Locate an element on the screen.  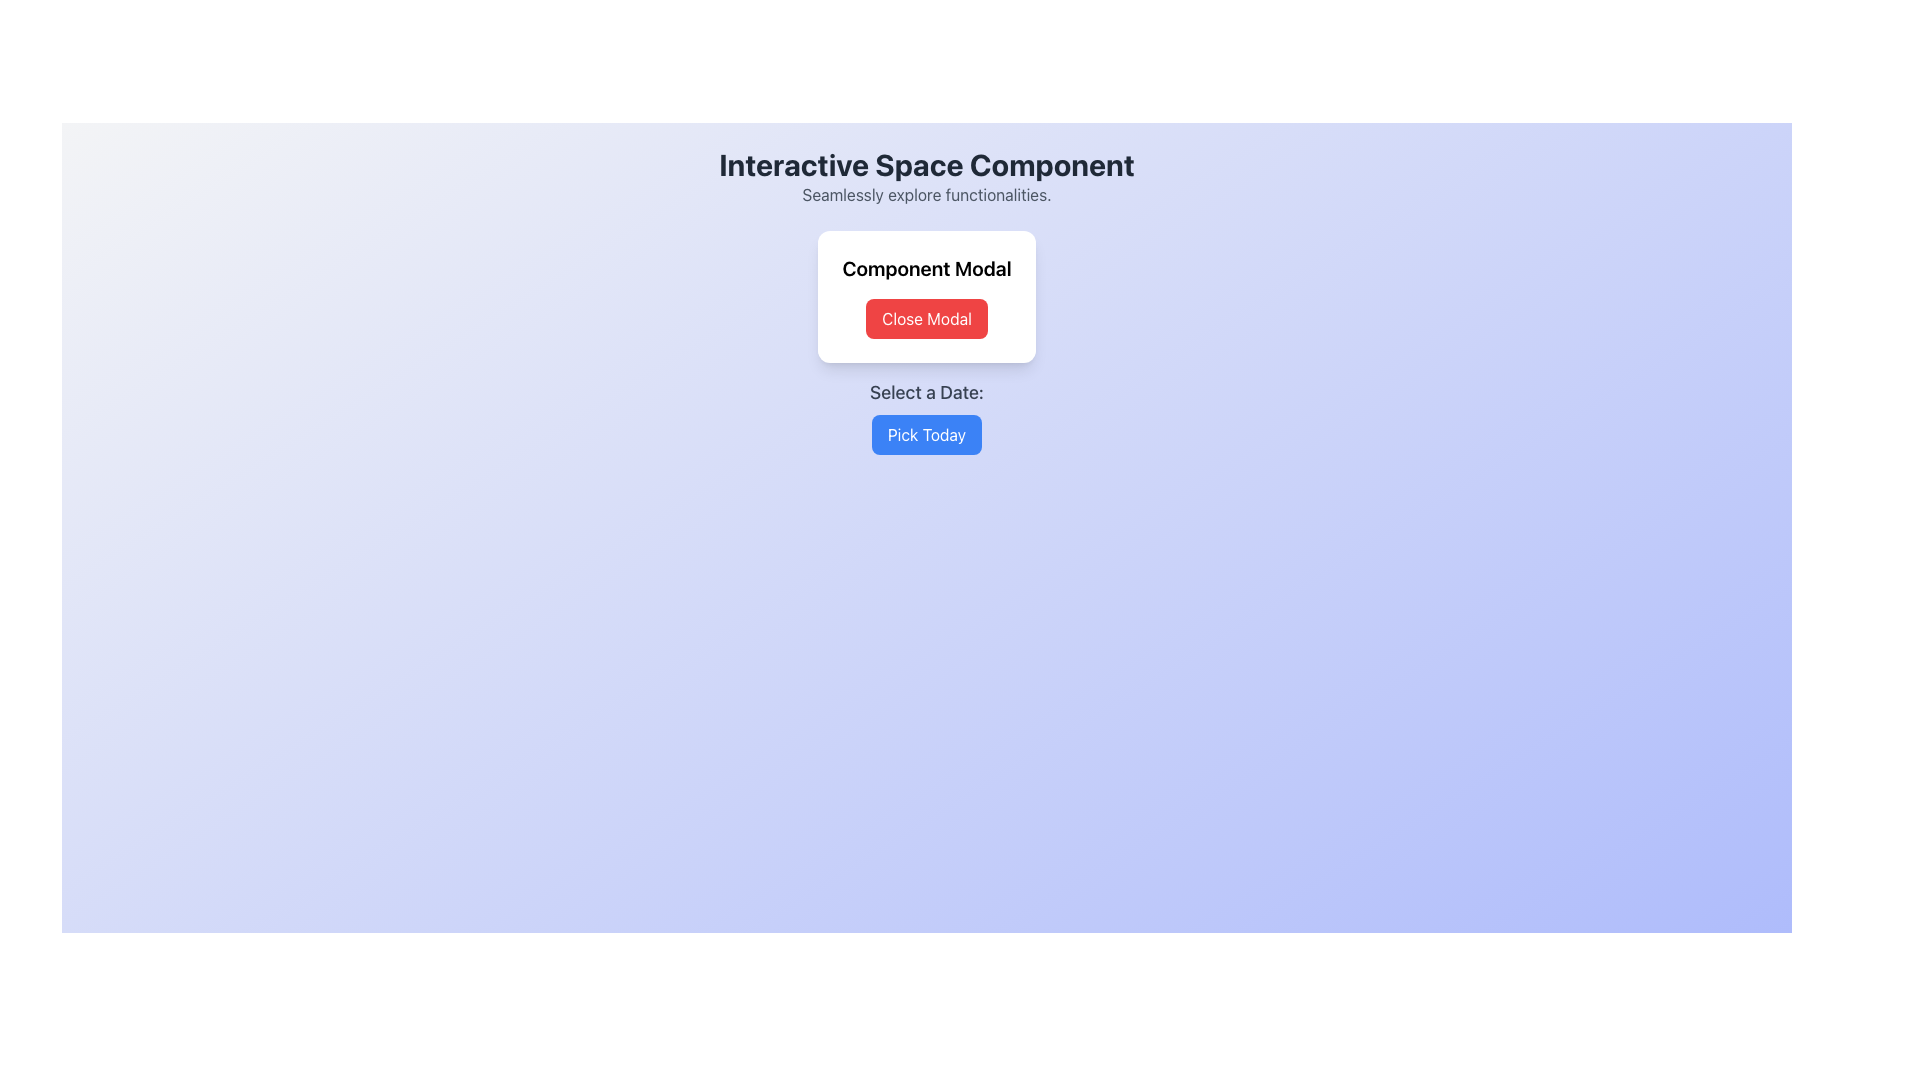
the Modal component titled 'Component Modal' to focus it is located at coordinates (925, 297).